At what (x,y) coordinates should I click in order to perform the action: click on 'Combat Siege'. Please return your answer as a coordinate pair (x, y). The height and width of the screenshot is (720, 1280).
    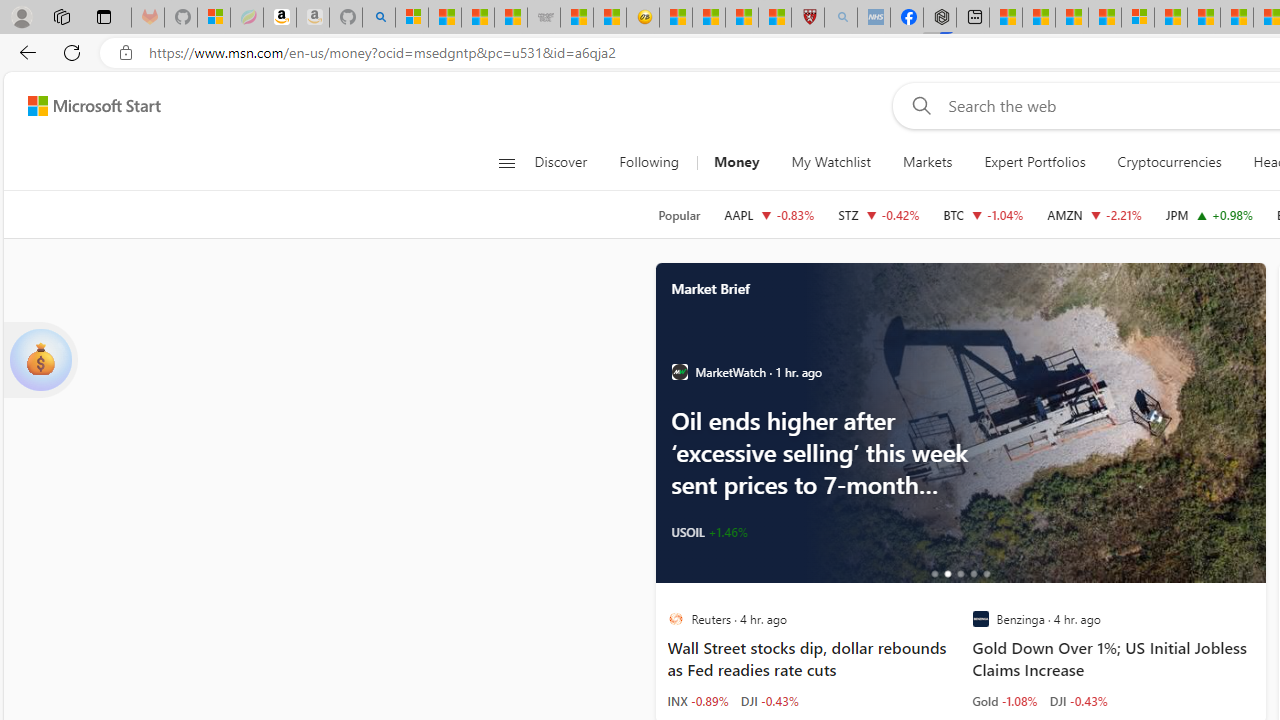
    Looking at the image, I should click on (544, 17).